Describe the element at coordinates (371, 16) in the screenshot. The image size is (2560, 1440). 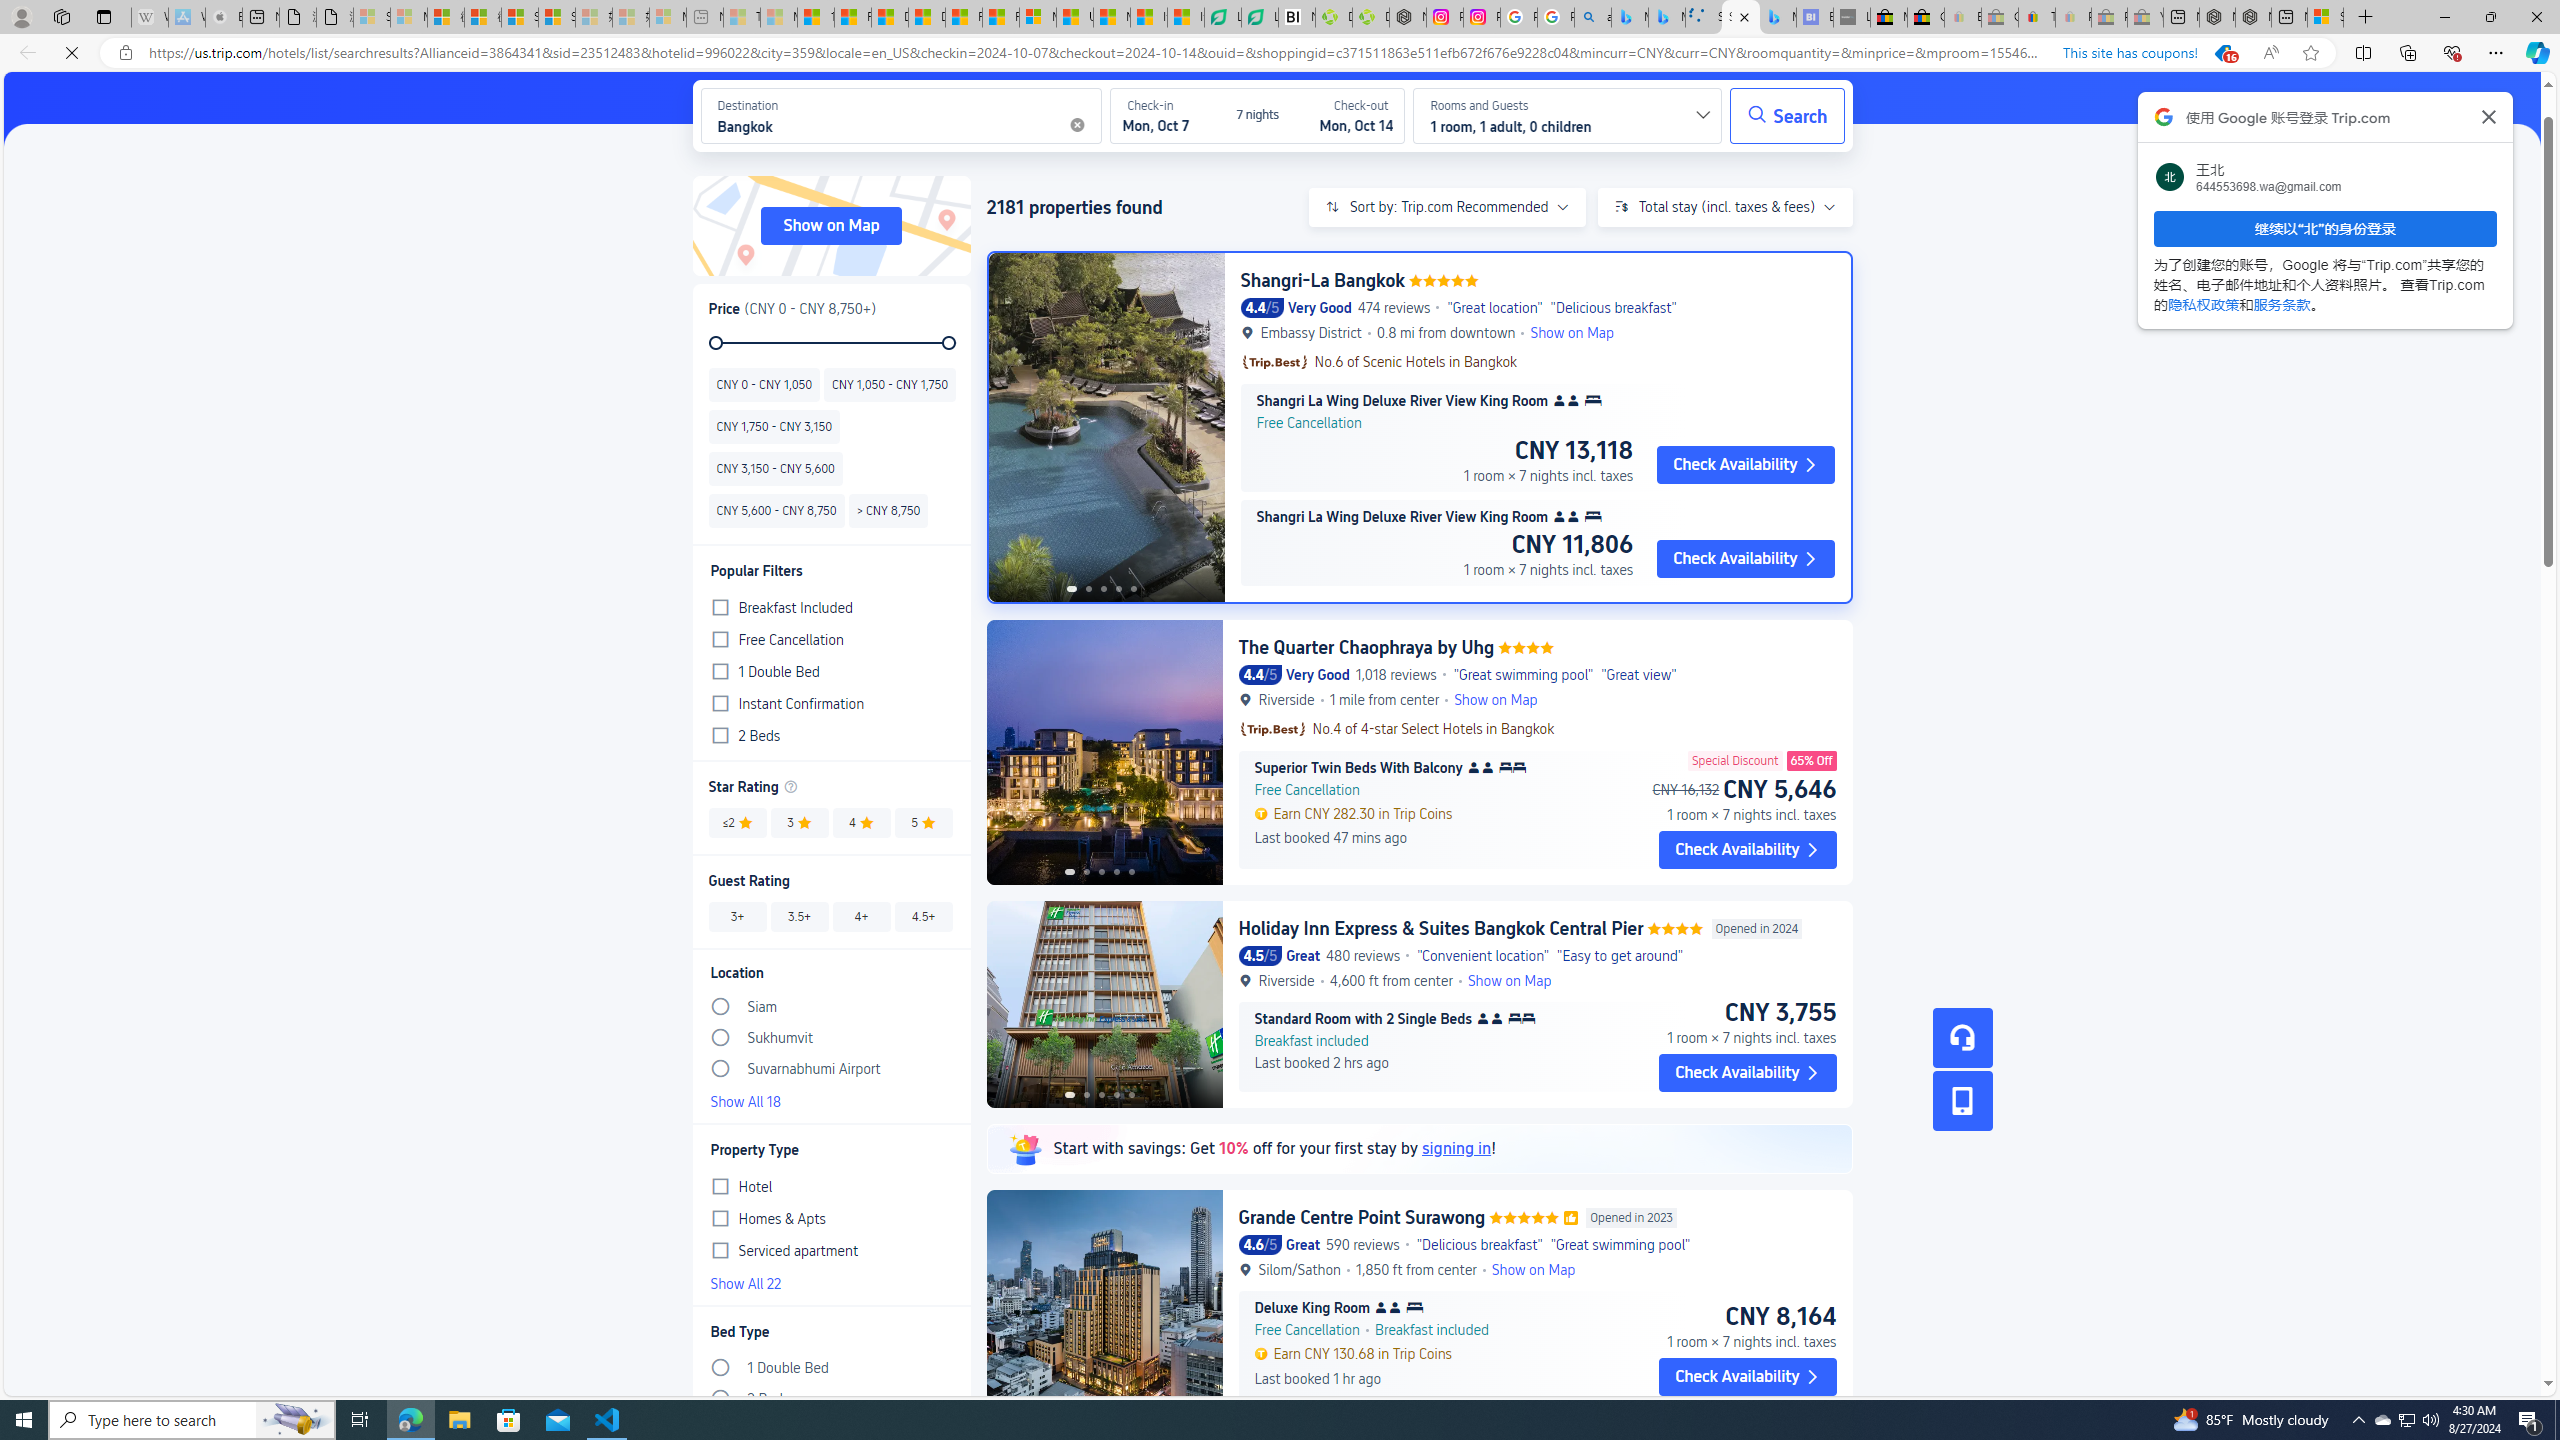
I see `'Sign in to your Microsoft account - Sleeping'` at that location.